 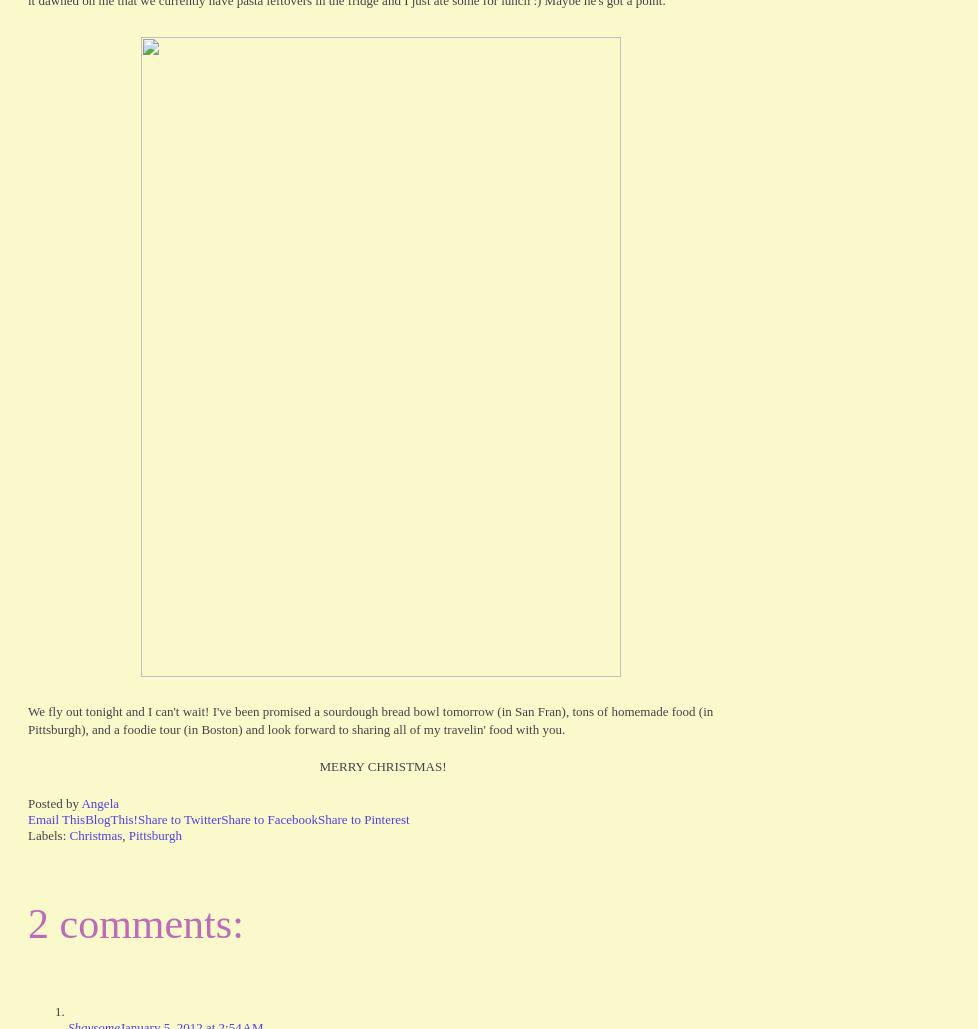 What do you see at coordinates (27, 924) in the screenshot?
I see `'2 comments:'` at bounding box center [27, 924].